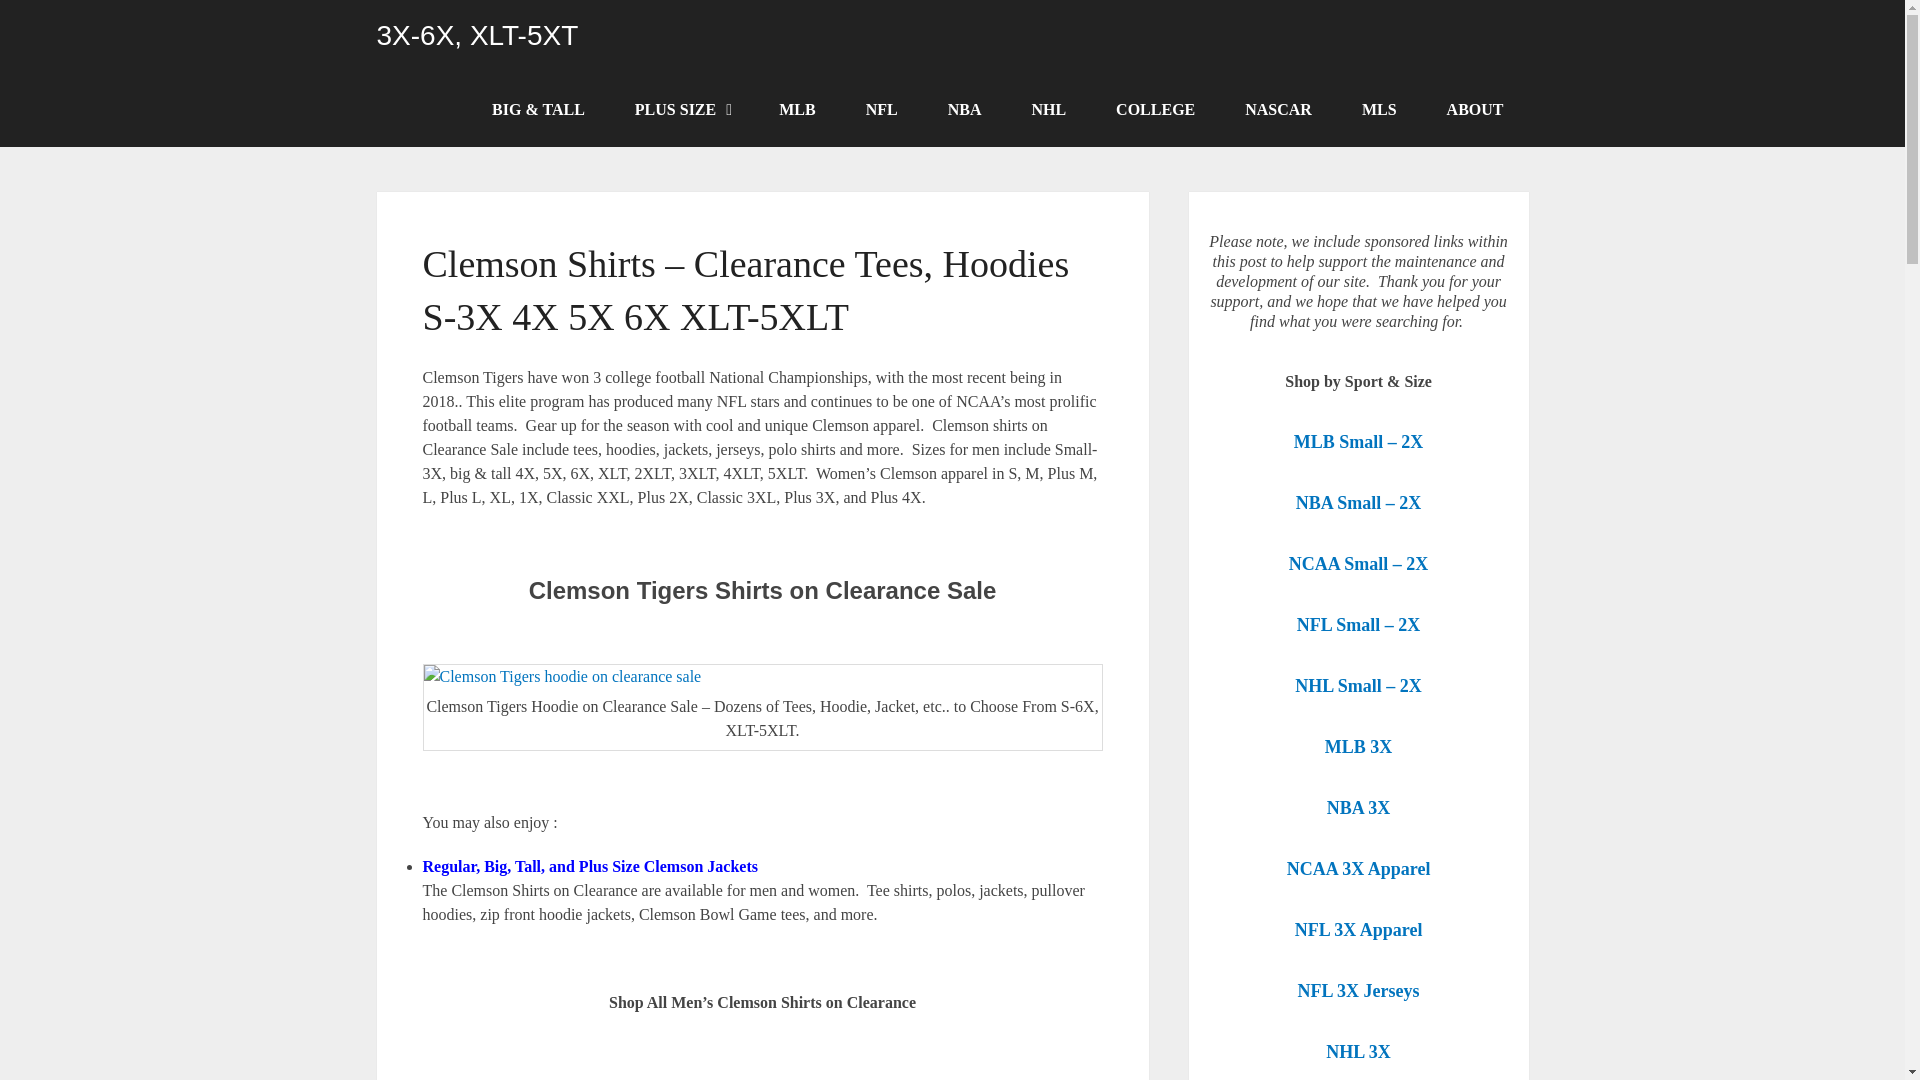 Image resolution: width=1920 pixels, height=1080 pixels. Describe the element at coordinates (1358, 991) in the screenshot. I see `'NFL 3X Jerseys'` at that location.